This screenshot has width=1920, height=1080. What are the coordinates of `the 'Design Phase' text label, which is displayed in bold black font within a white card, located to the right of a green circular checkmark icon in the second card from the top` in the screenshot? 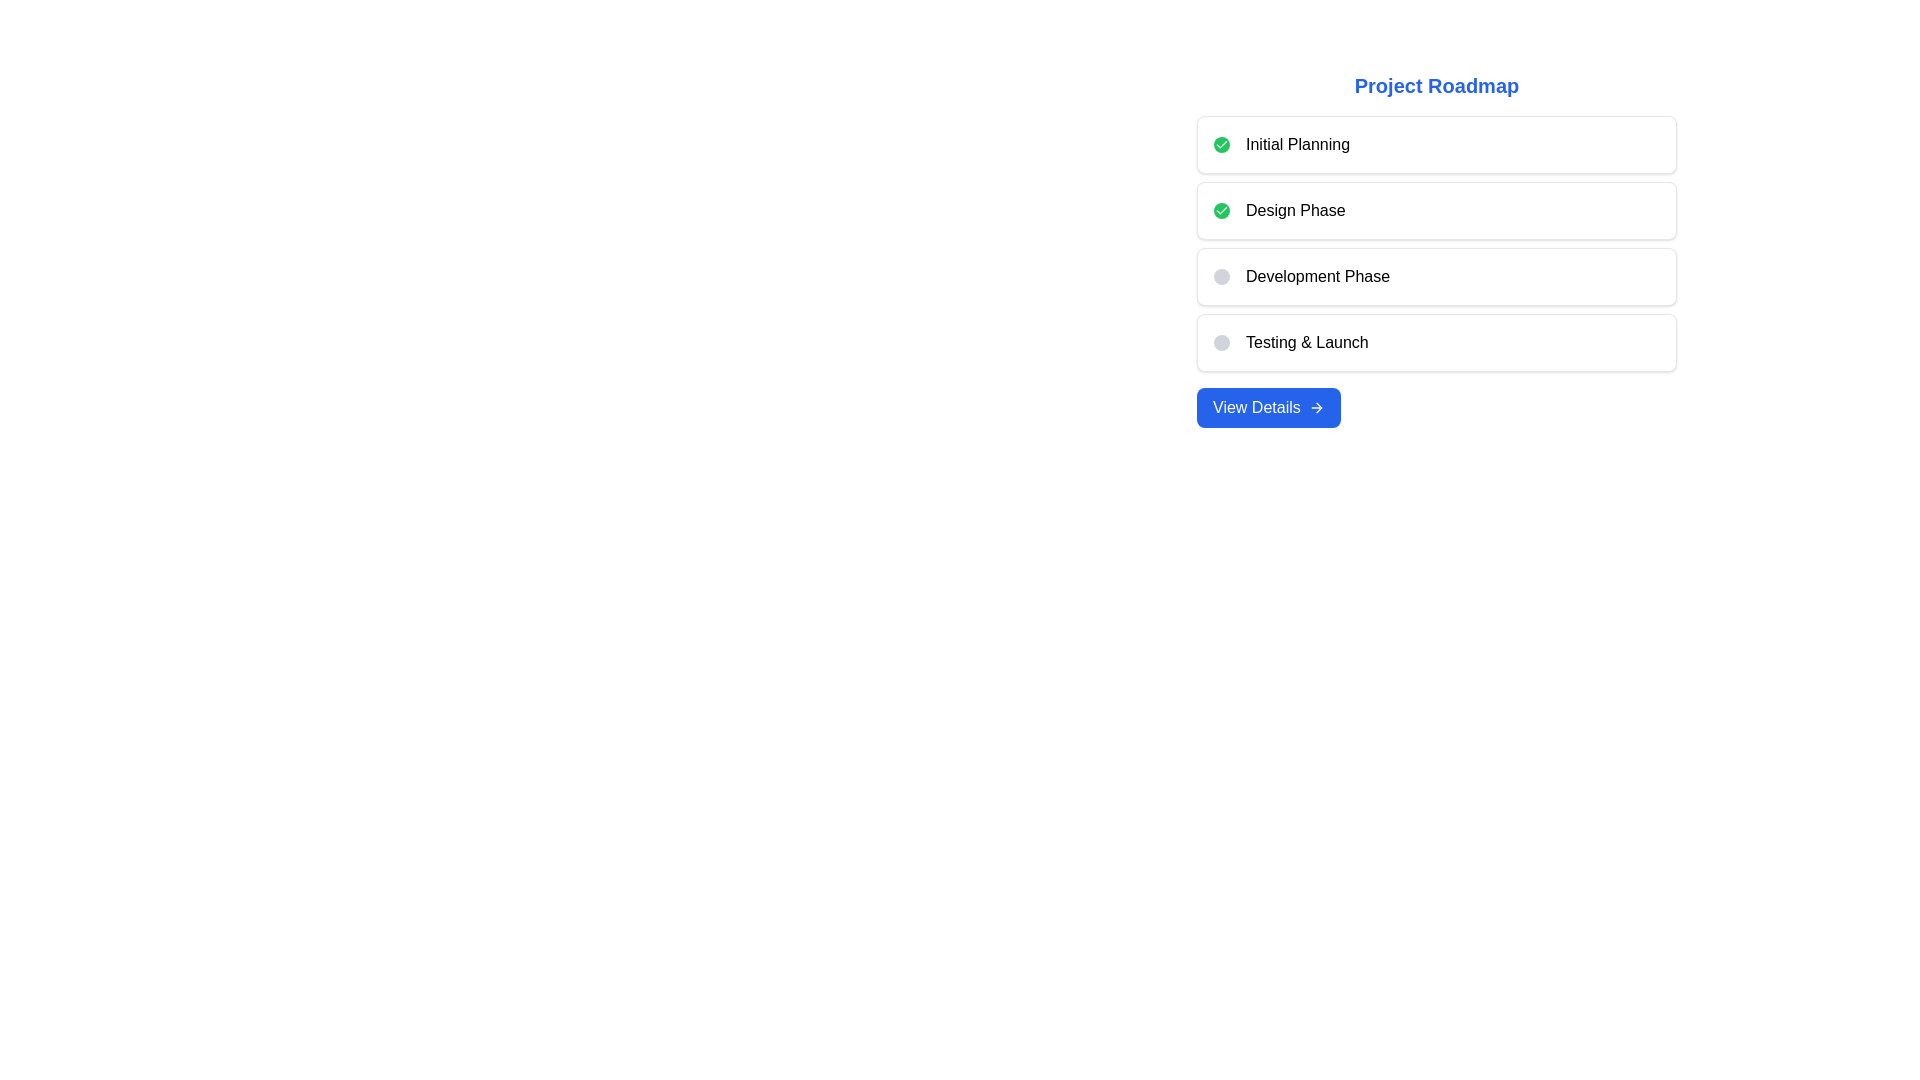 It's located at (1295, 211).